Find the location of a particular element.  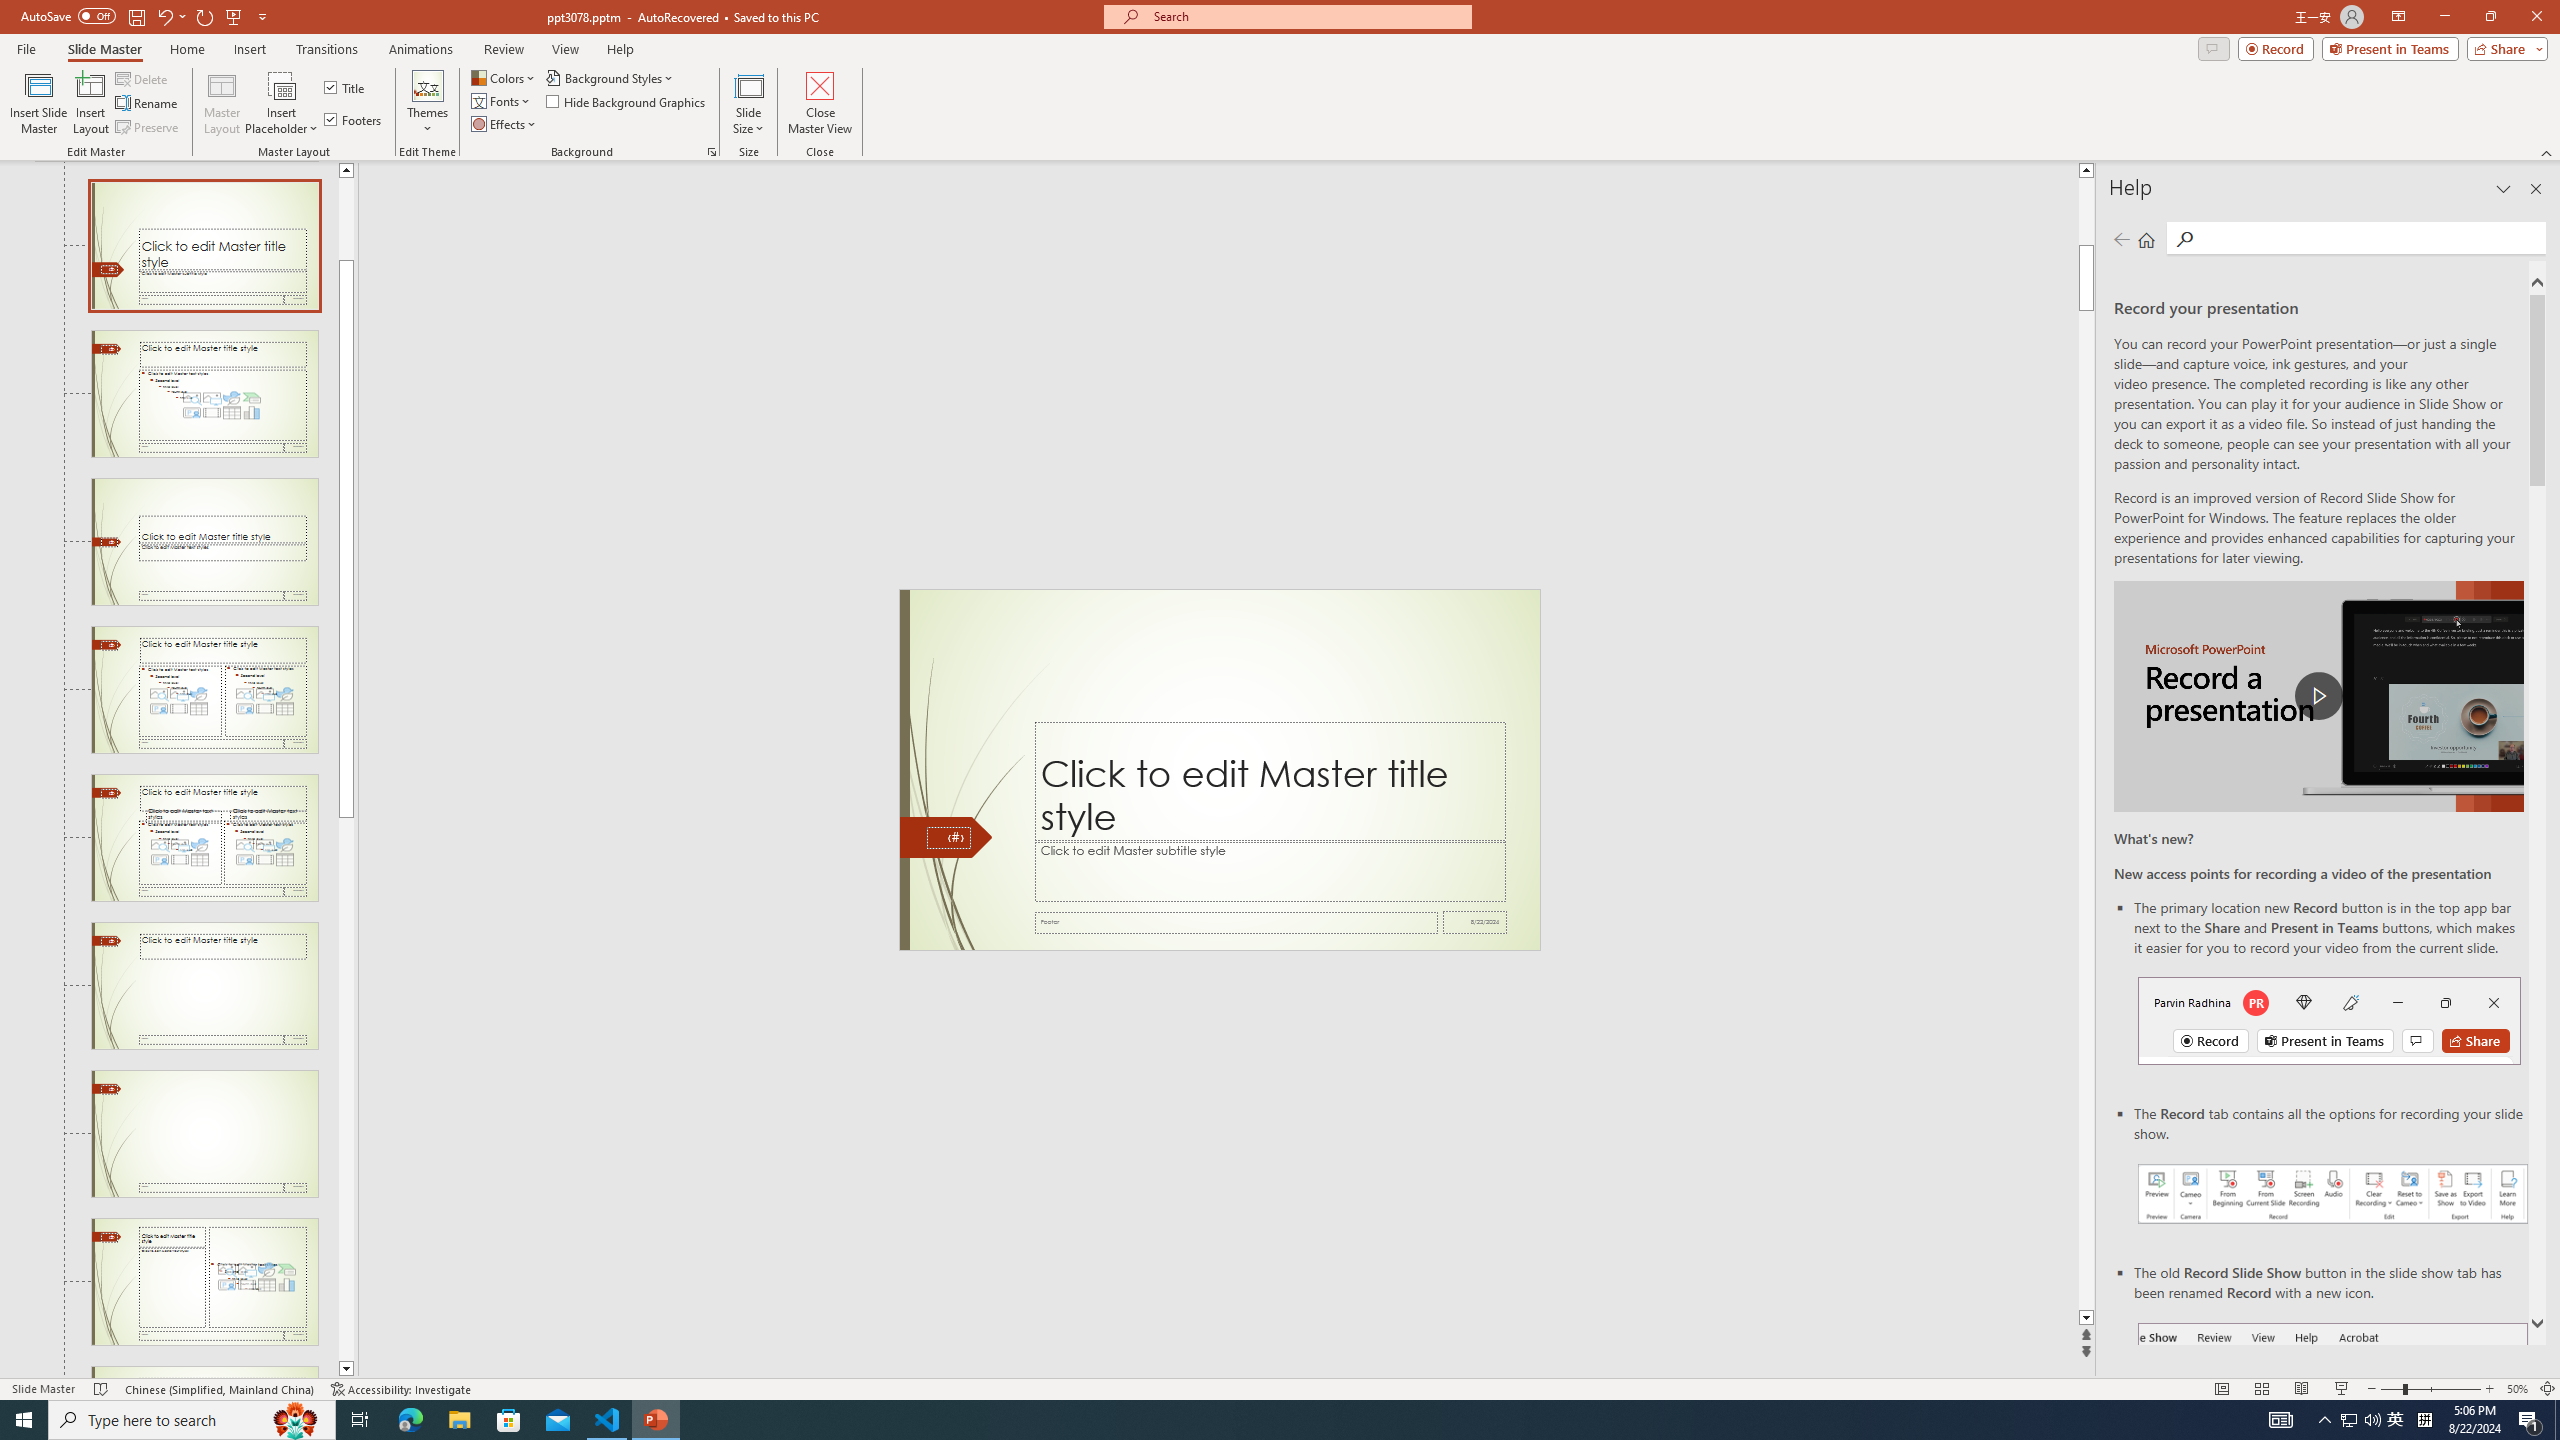

'Rename' is located at coordinates (147, 103).